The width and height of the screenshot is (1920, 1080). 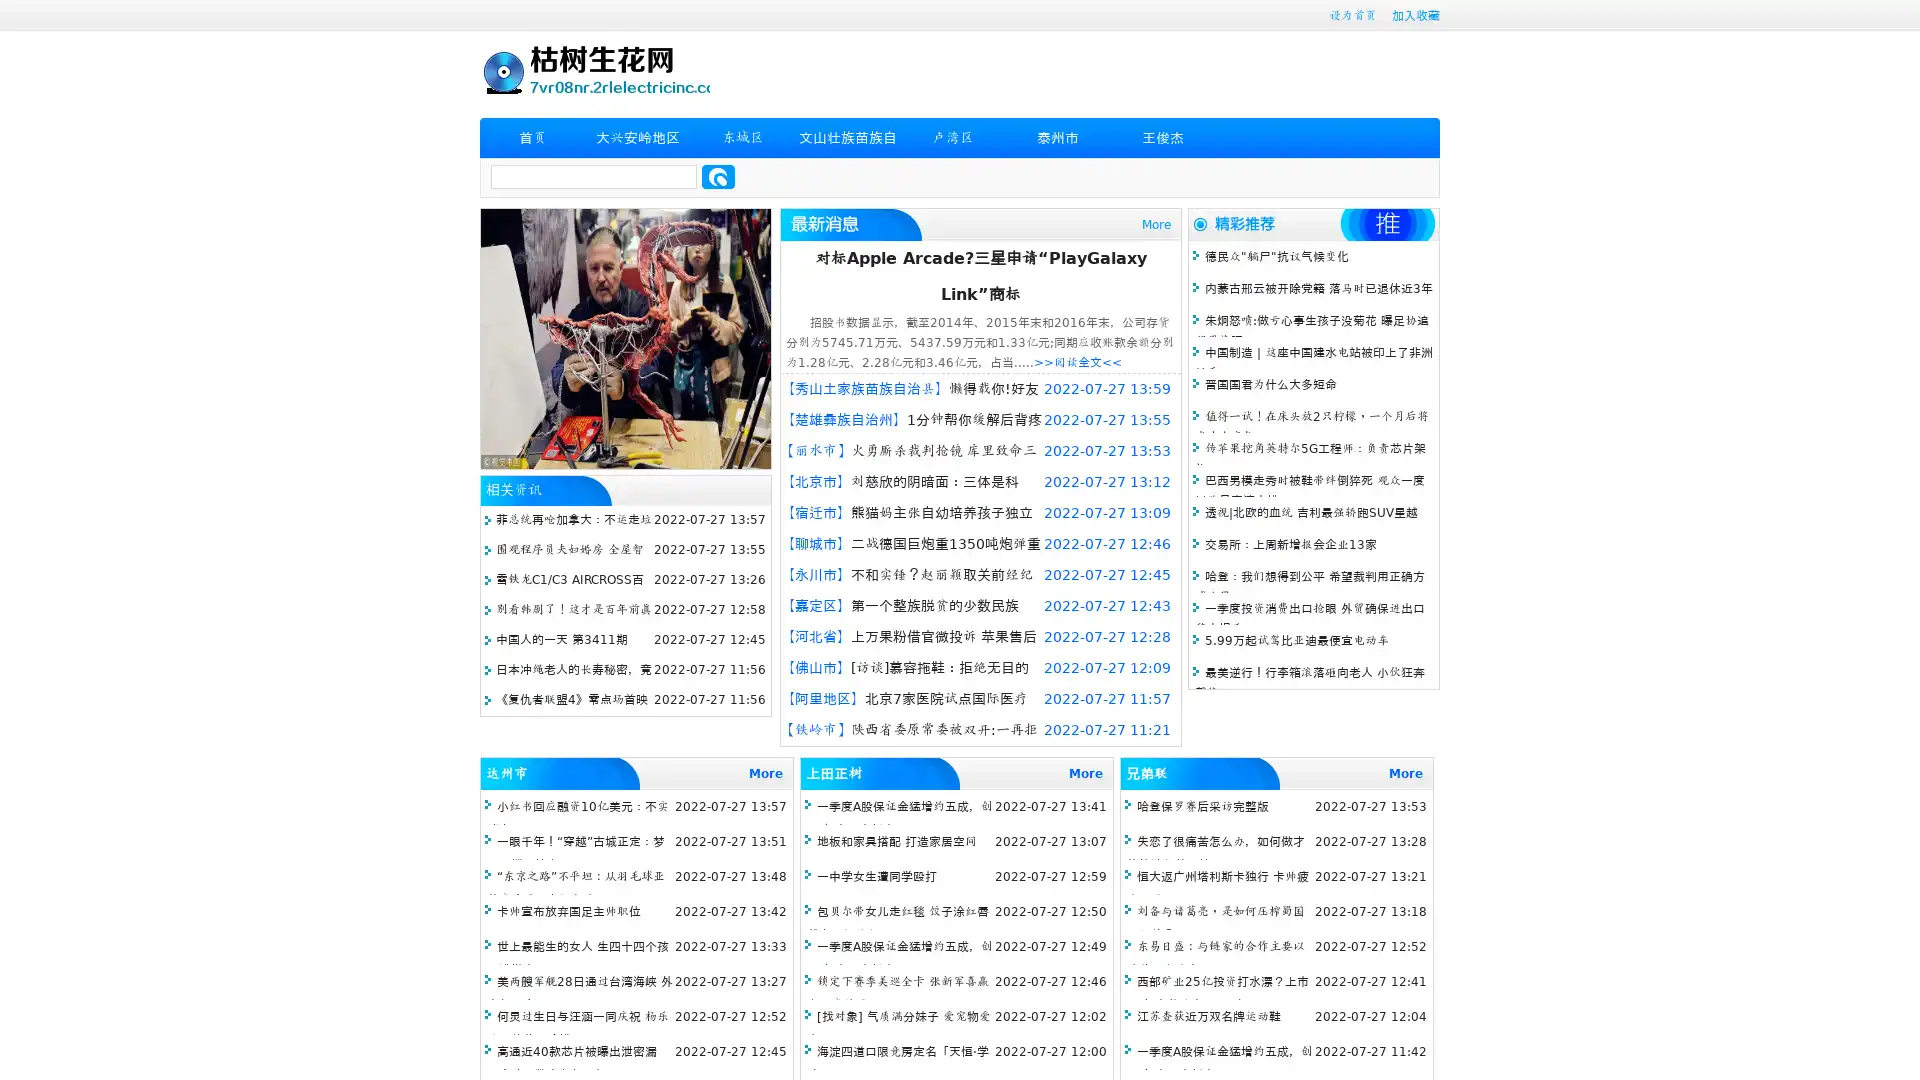 I want to click on Search, so click(x=718, y=176).